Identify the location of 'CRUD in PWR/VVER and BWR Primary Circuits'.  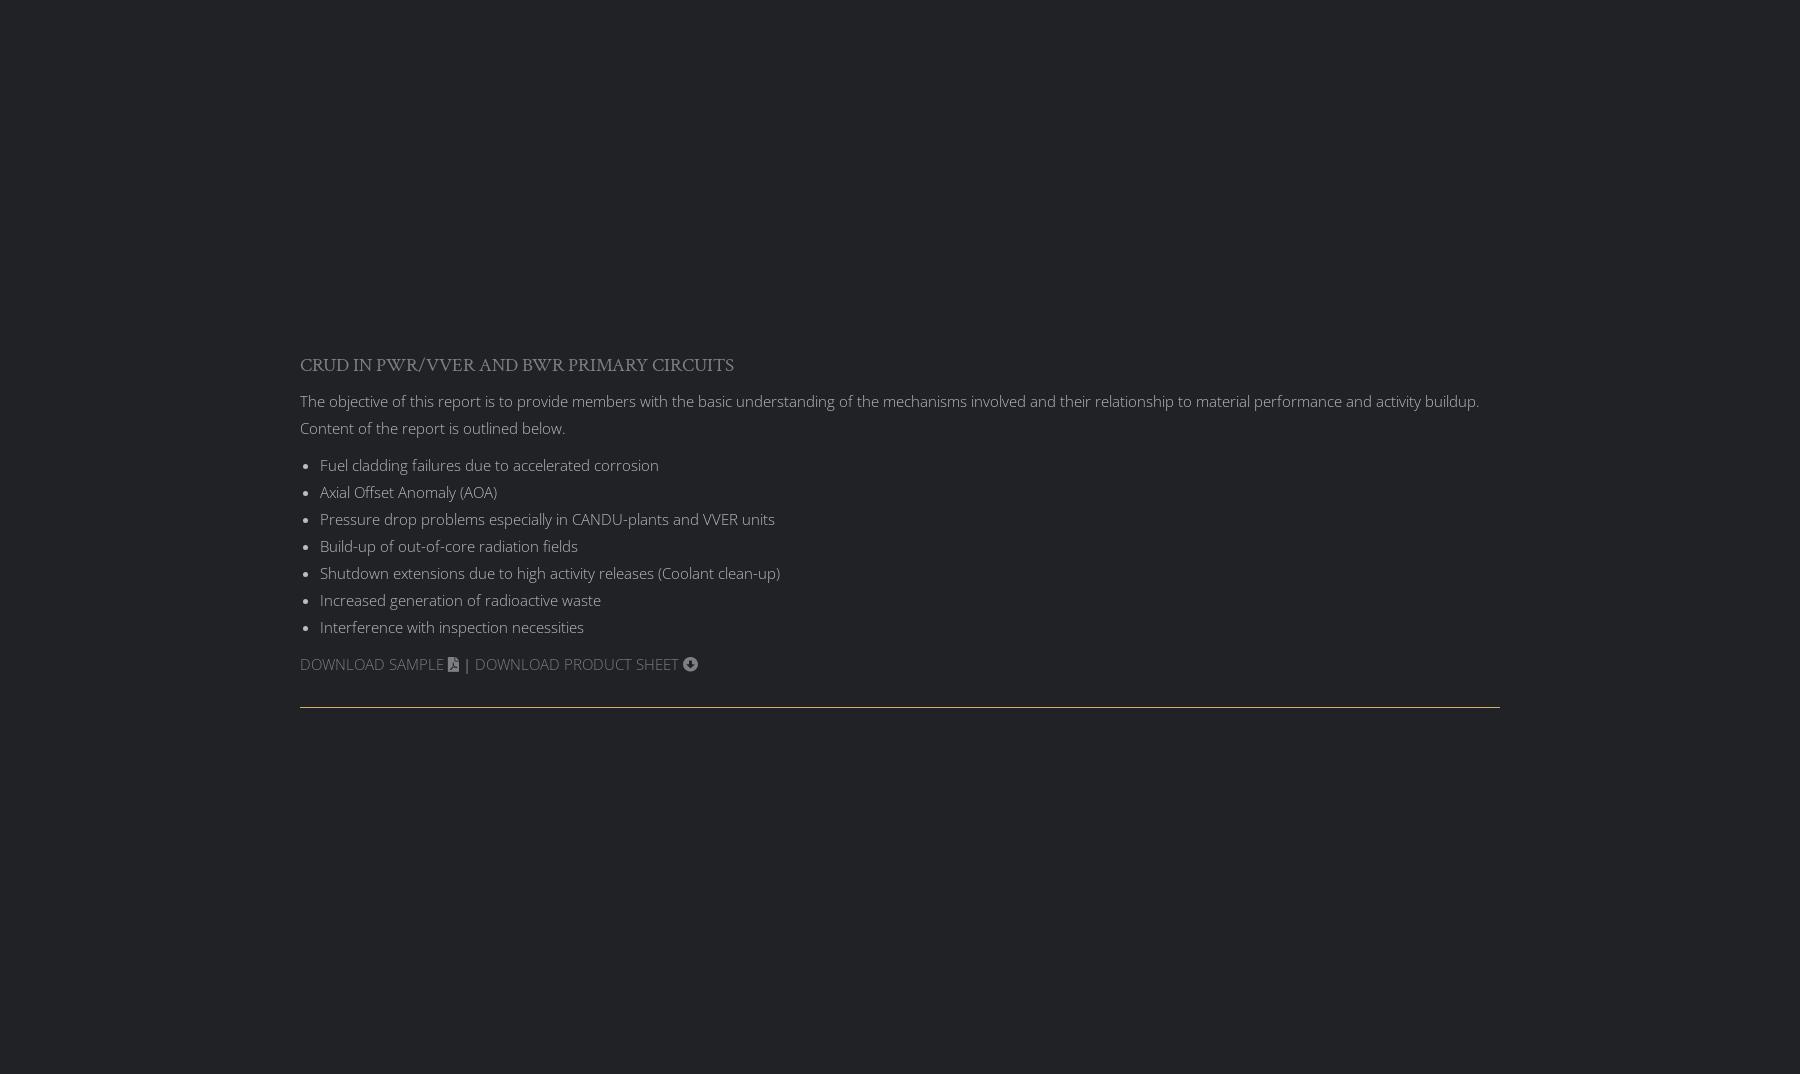
(515, 363).